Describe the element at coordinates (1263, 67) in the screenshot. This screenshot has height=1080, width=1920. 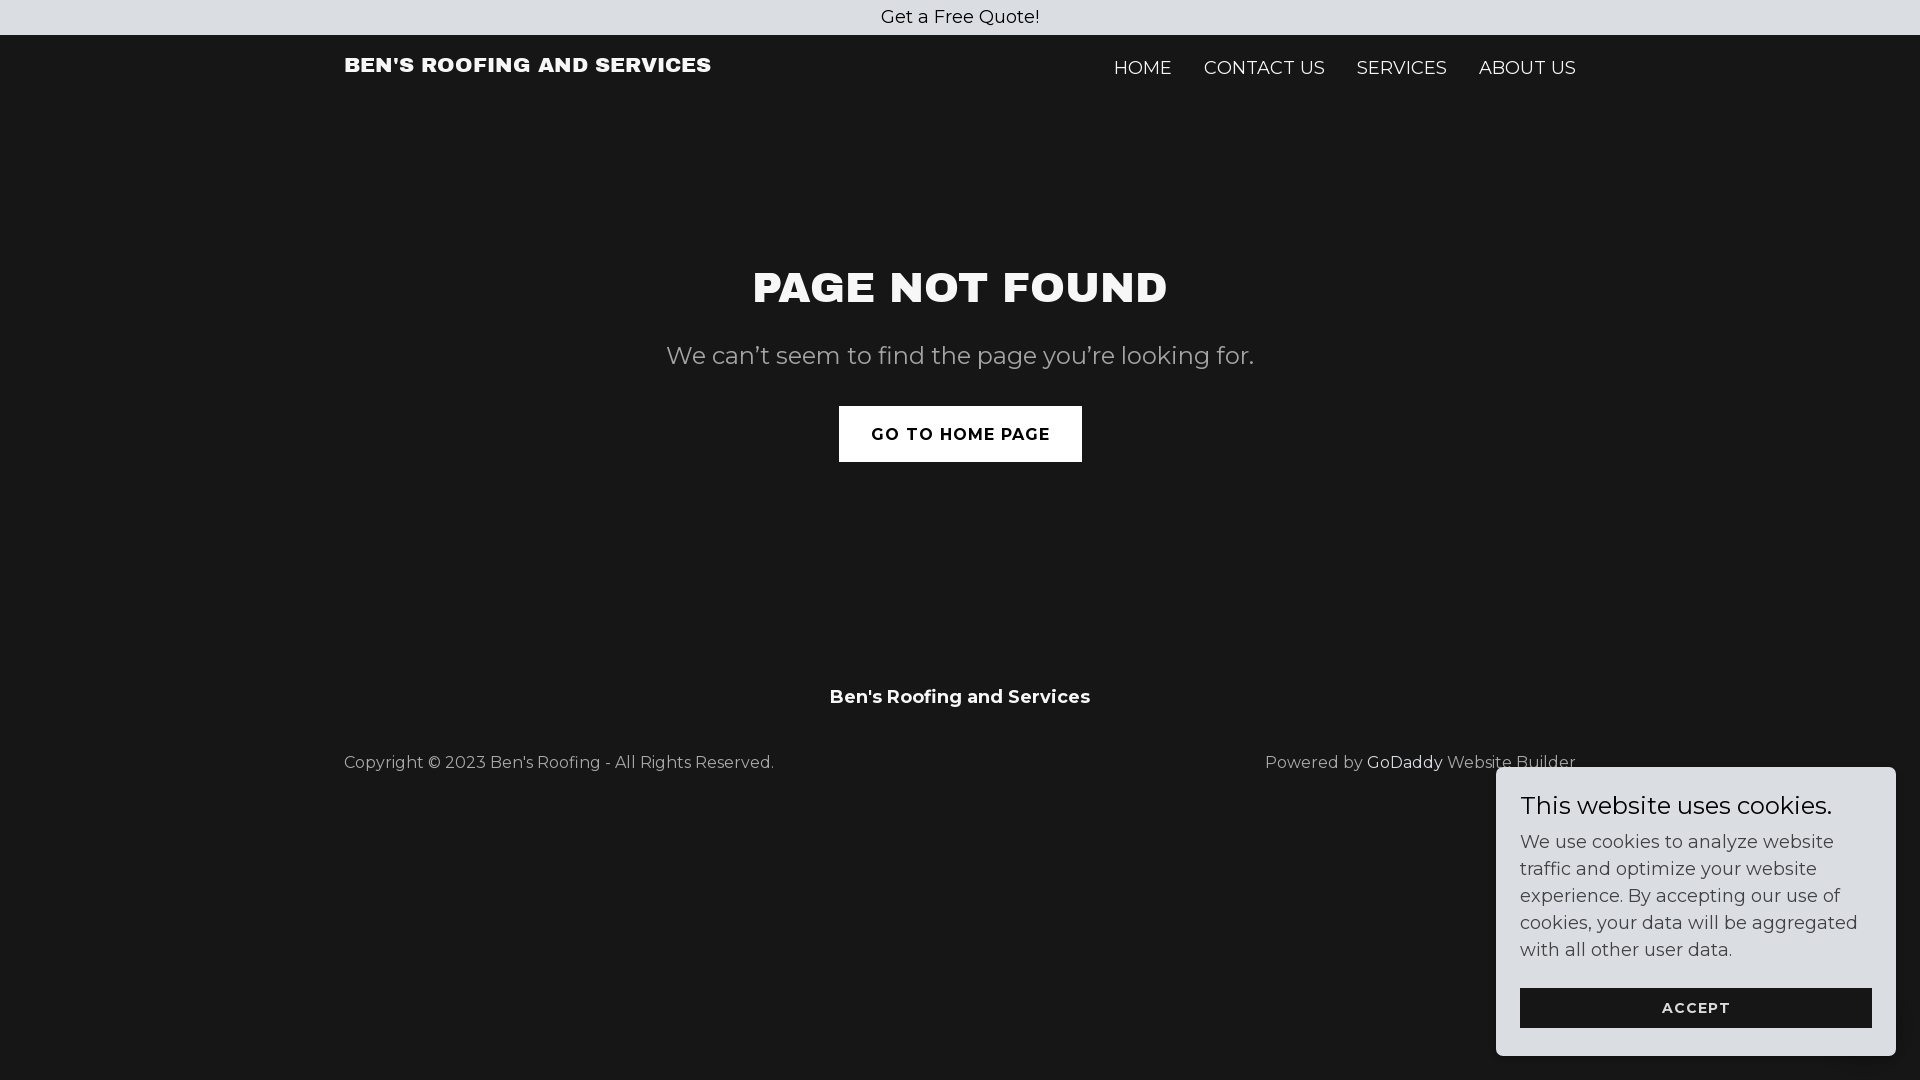
I see `'CONTACT US'` at that location.